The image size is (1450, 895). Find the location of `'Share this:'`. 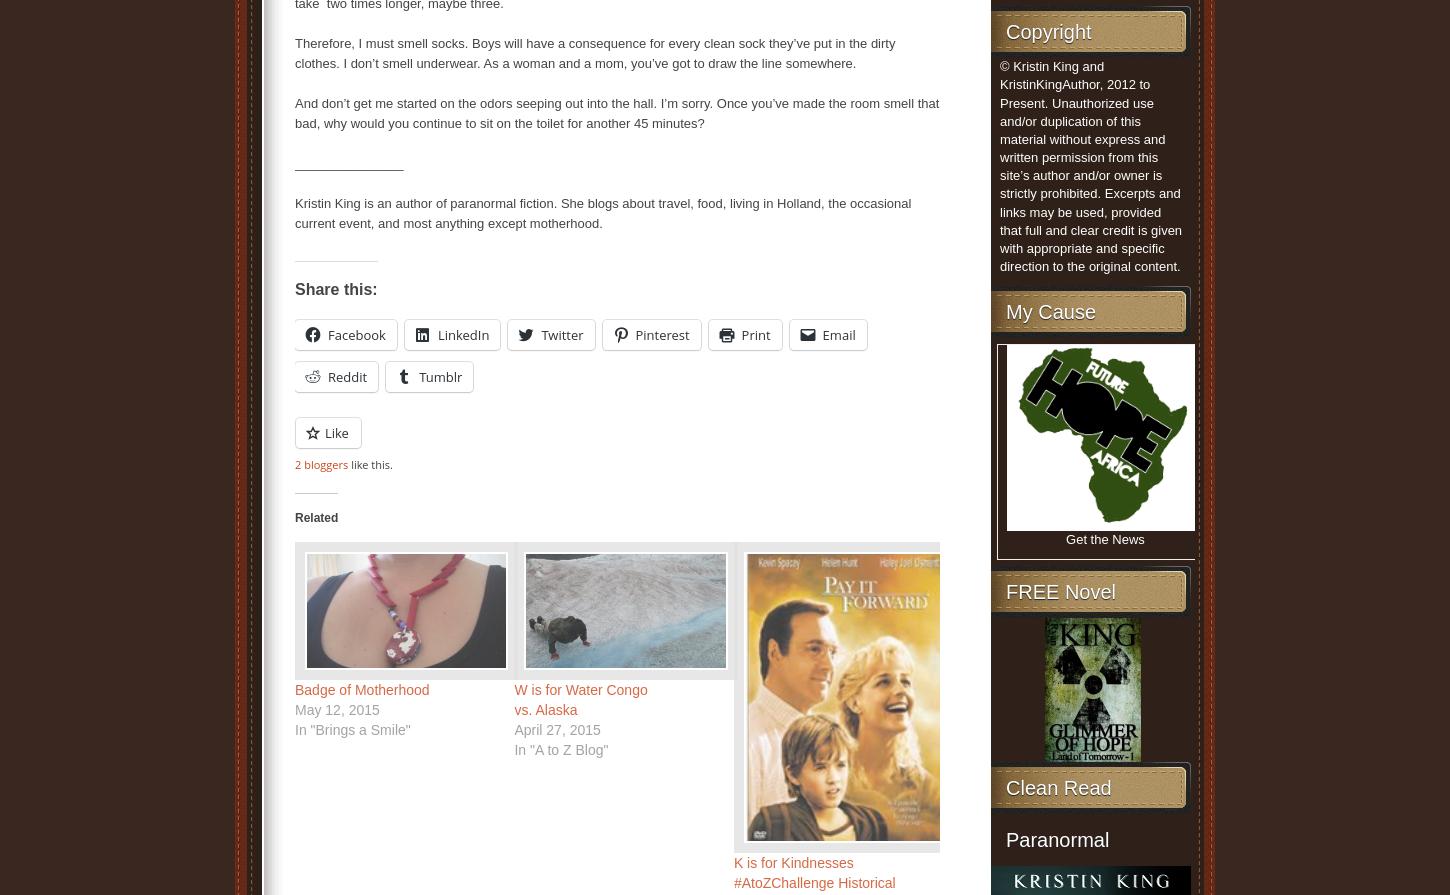

'Share this:' is located at coordinates (335, 288).